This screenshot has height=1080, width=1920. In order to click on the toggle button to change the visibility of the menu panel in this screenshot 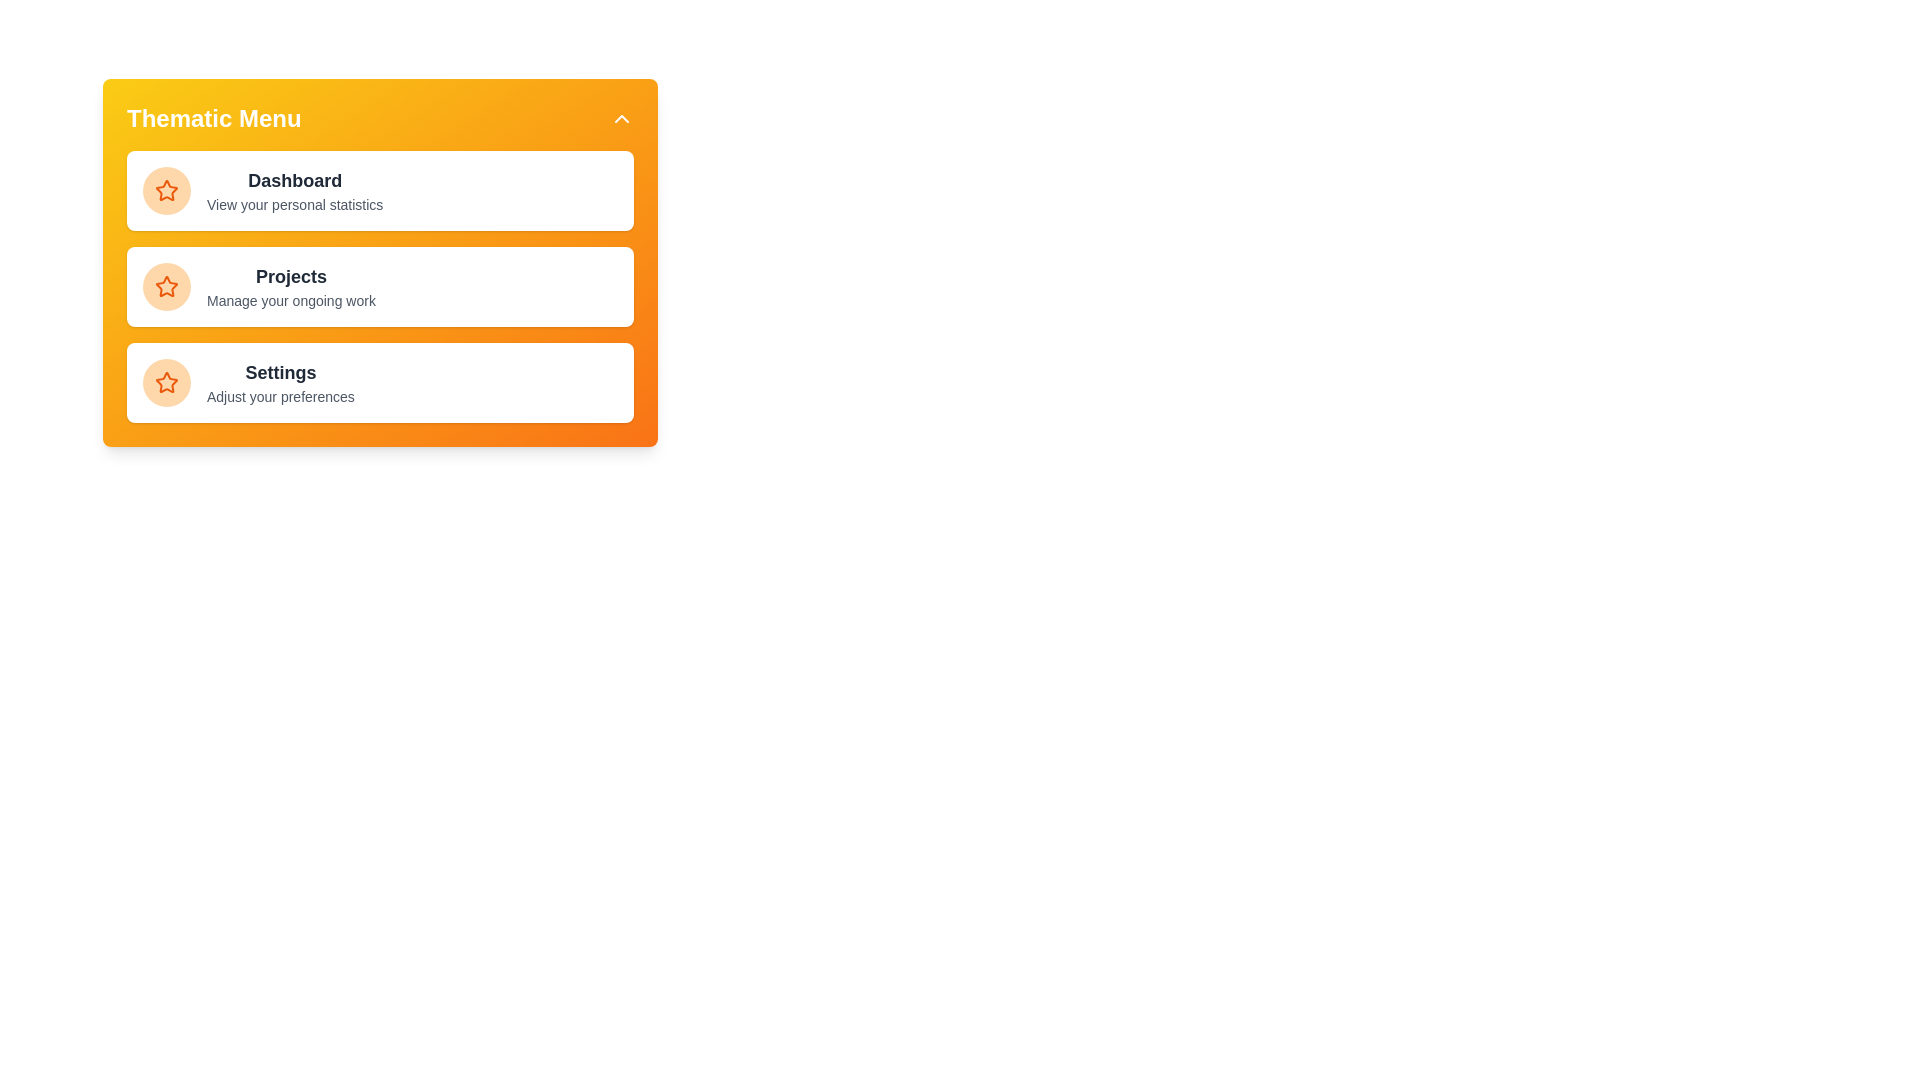, I will do `click(621, 119)`.